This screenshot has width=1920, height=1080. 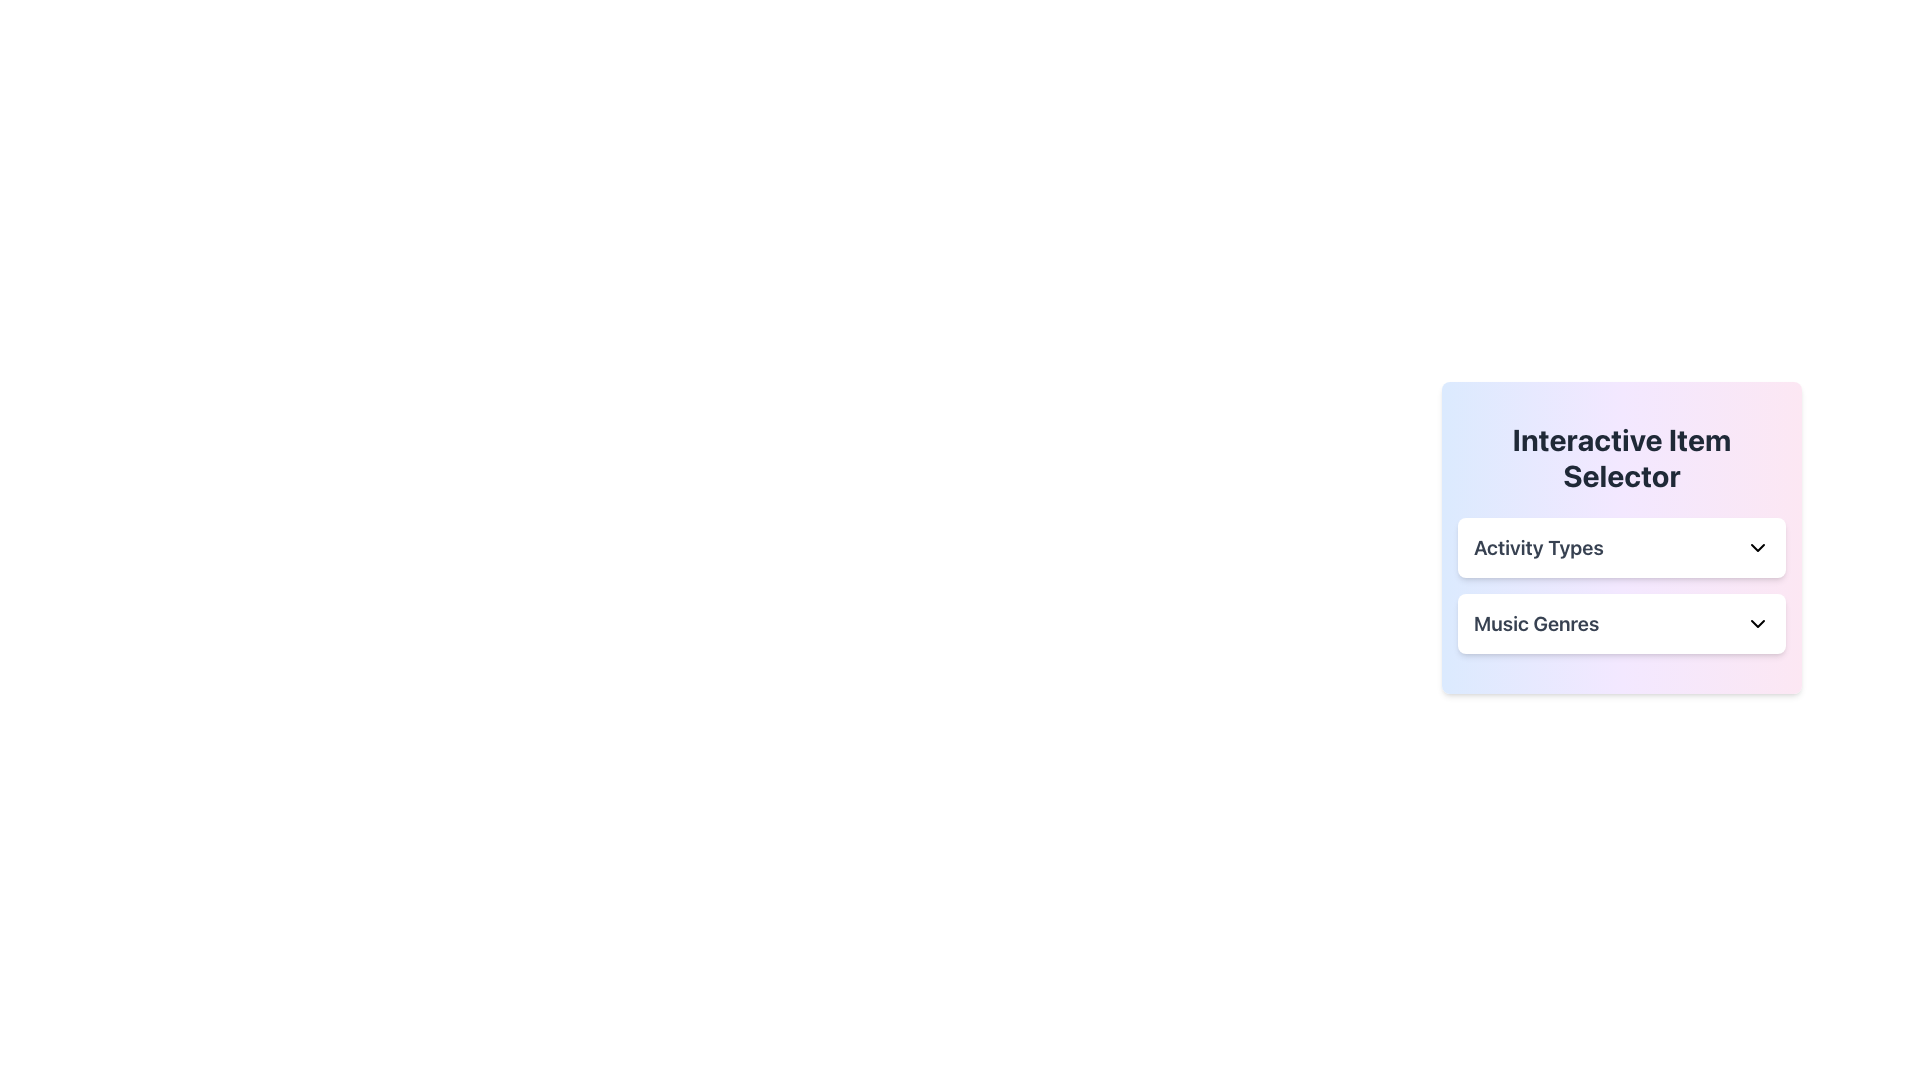 I want to click on the chevron icon on the right side of the 'Music Genres' label, so click(x=1756, y=623).